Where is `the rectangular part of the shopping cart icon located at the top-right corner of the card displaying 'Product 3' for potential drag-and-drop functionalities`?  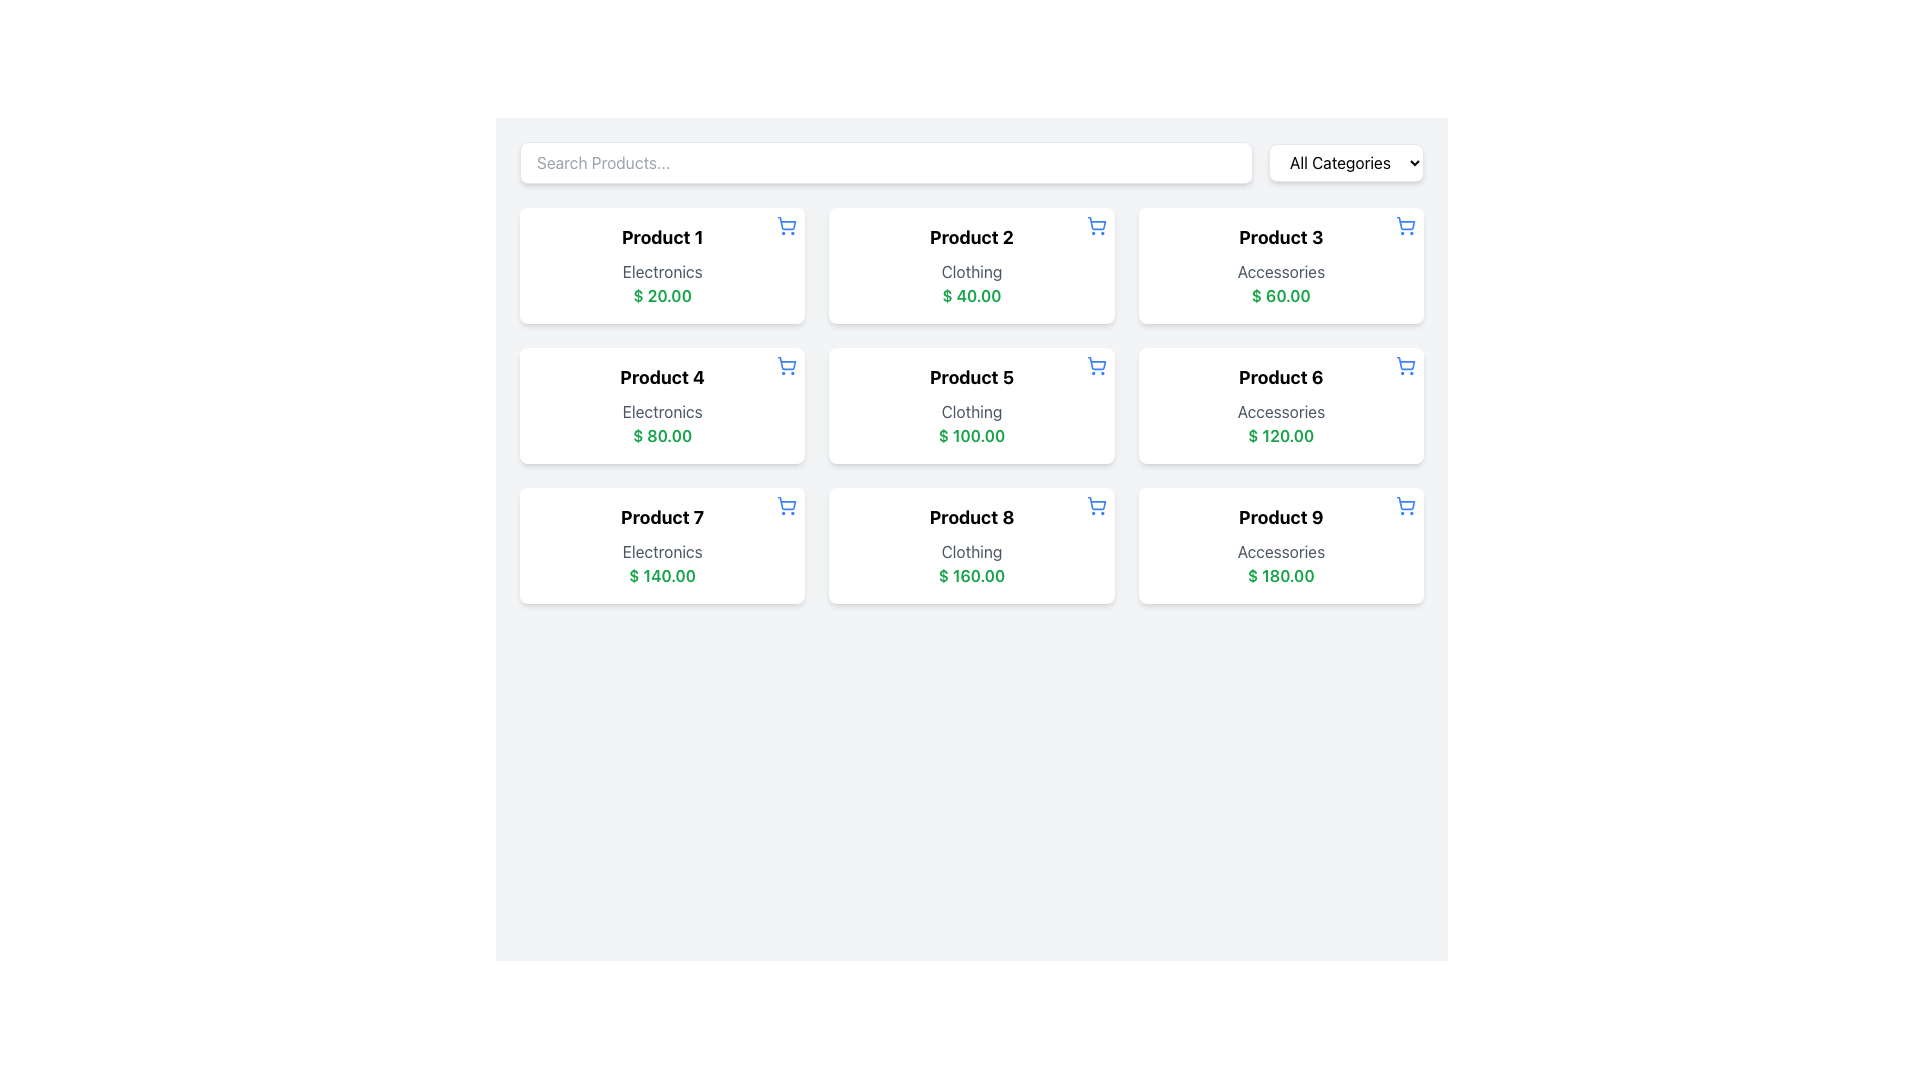
the rectangular part of the shopping cart icon located at the top-right corner of the card displaying 'Product 3' for potential drag-and-drop functionalities is located at coordinates (1405, 223).